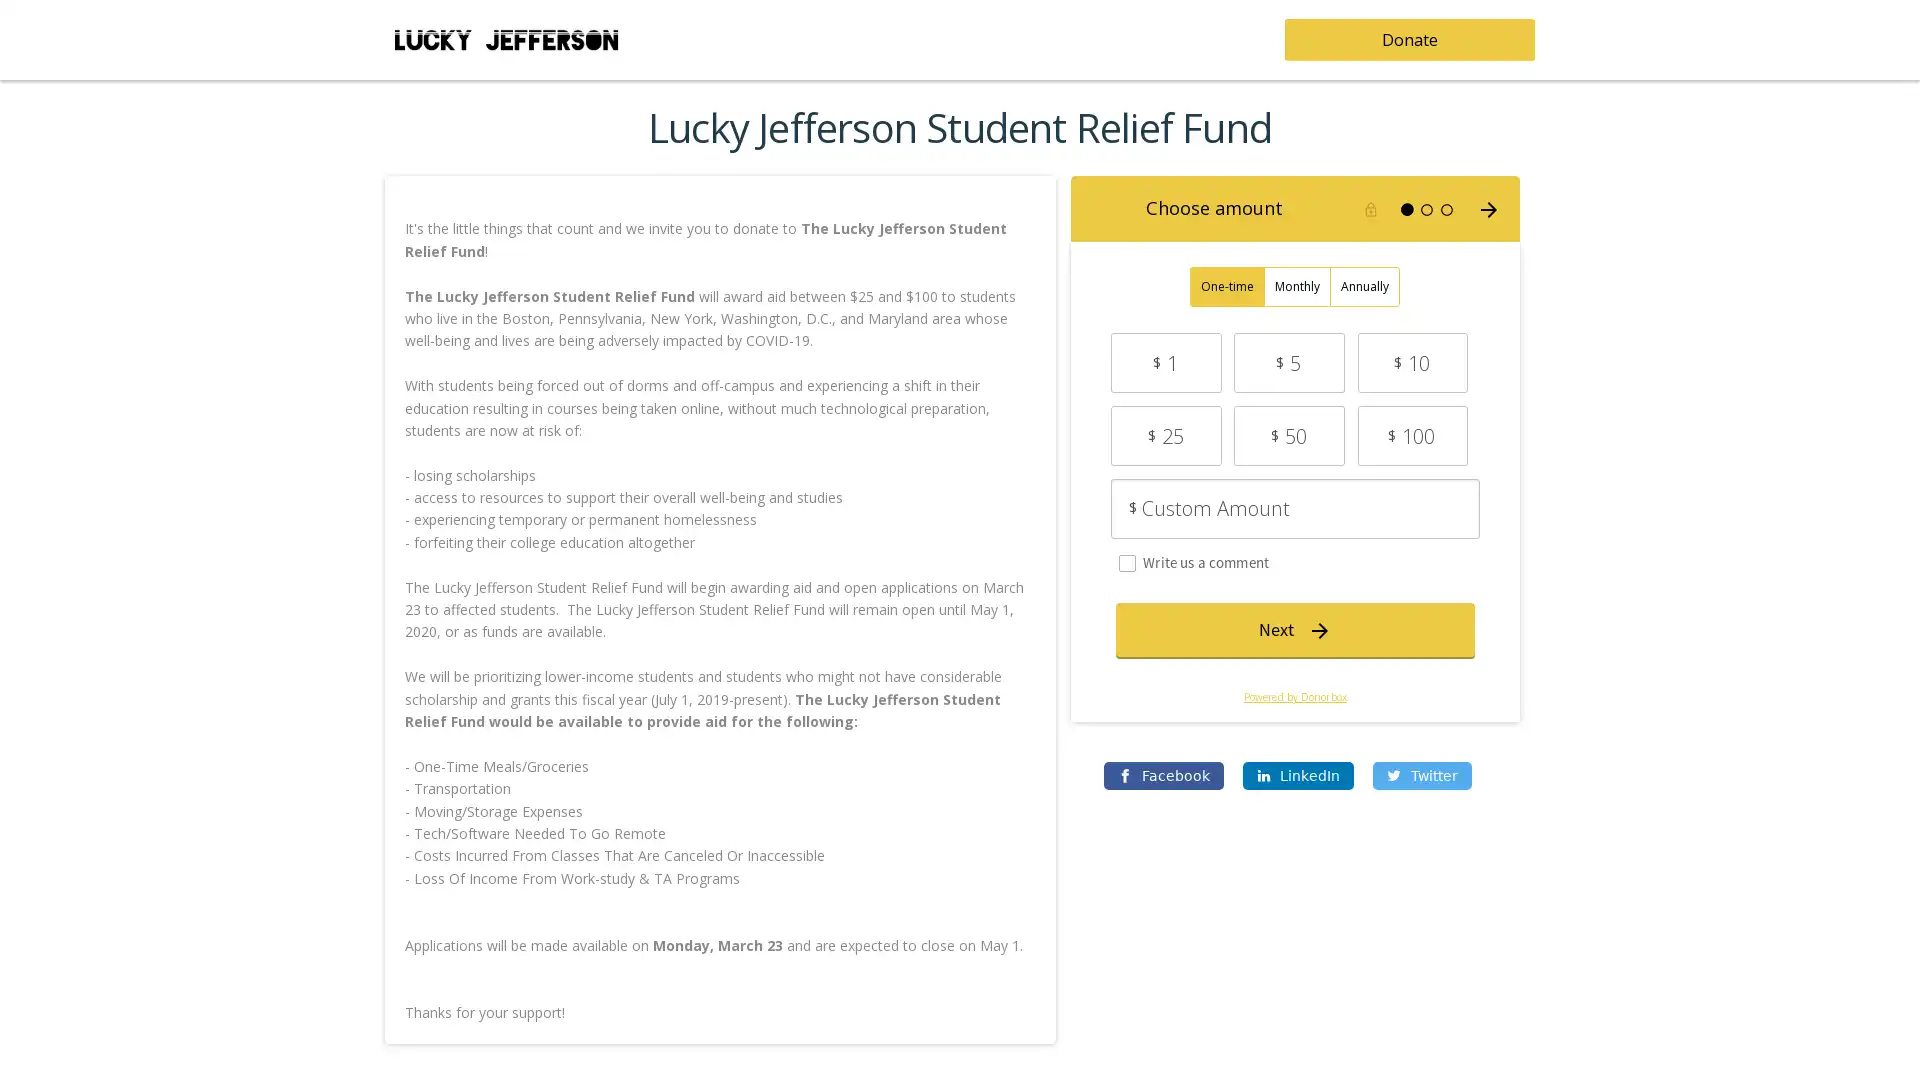 This screenshot has width=1920, height=1080. I want to click on Next, so click(1295, 628).